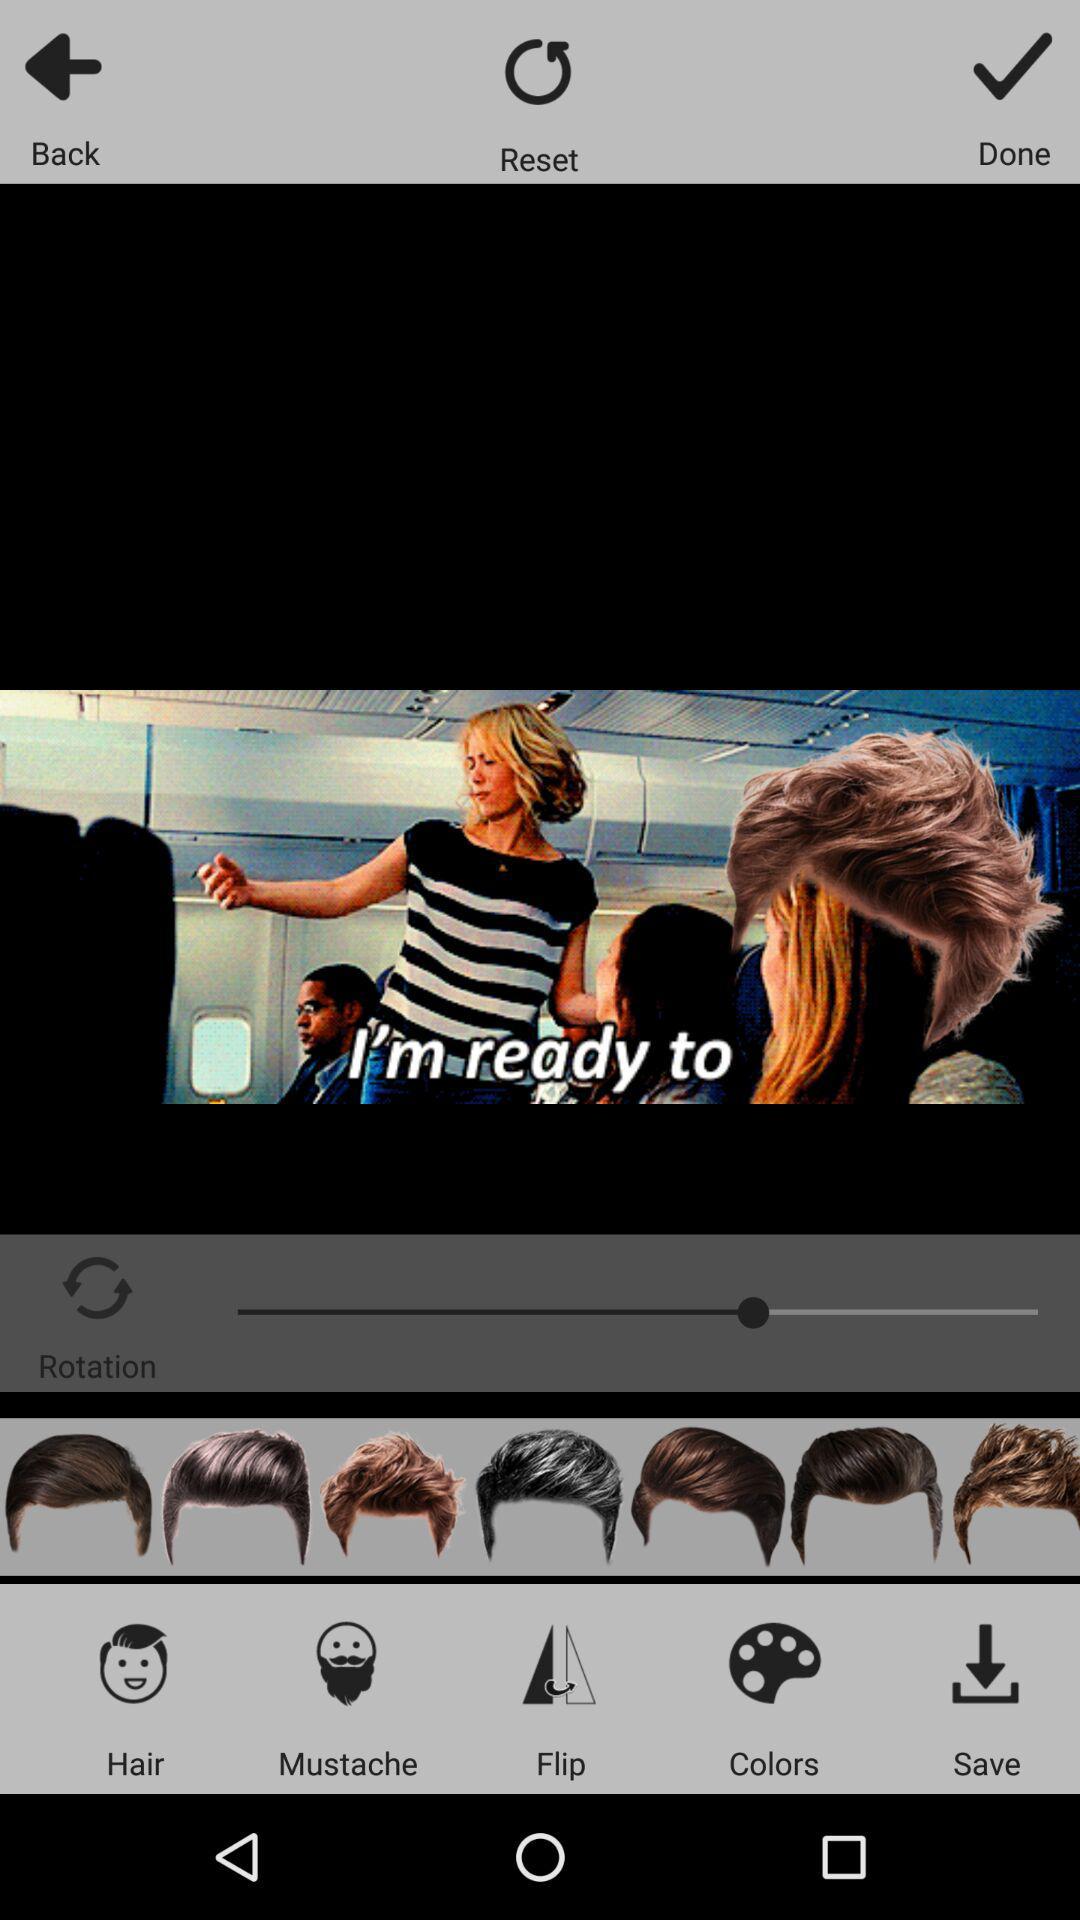  Describe the element at coordinates (538, 71) in the screenshot. I see `the refresh icon` at that location.